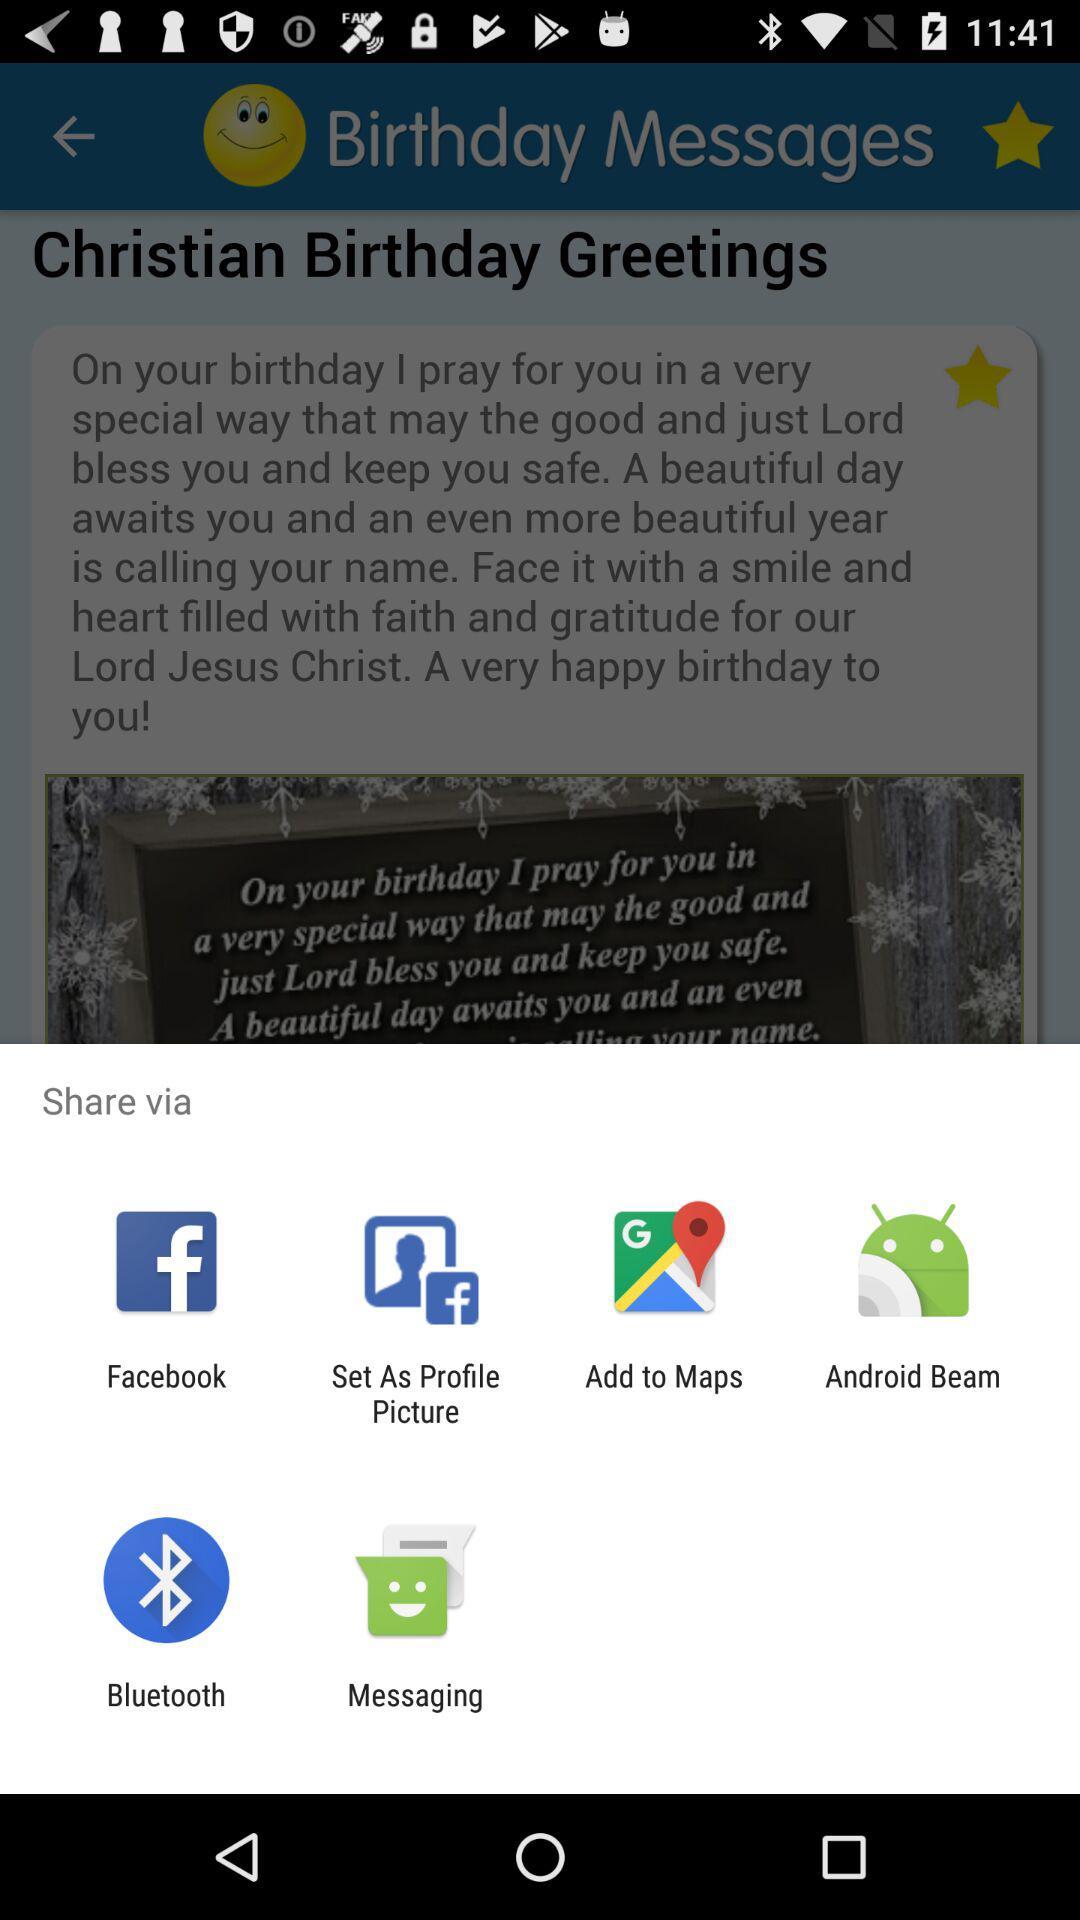  What do you see at coordinates (414, 1711) in the screenshot?
I see `the messaging icon` at bounding box center [414, 1711].